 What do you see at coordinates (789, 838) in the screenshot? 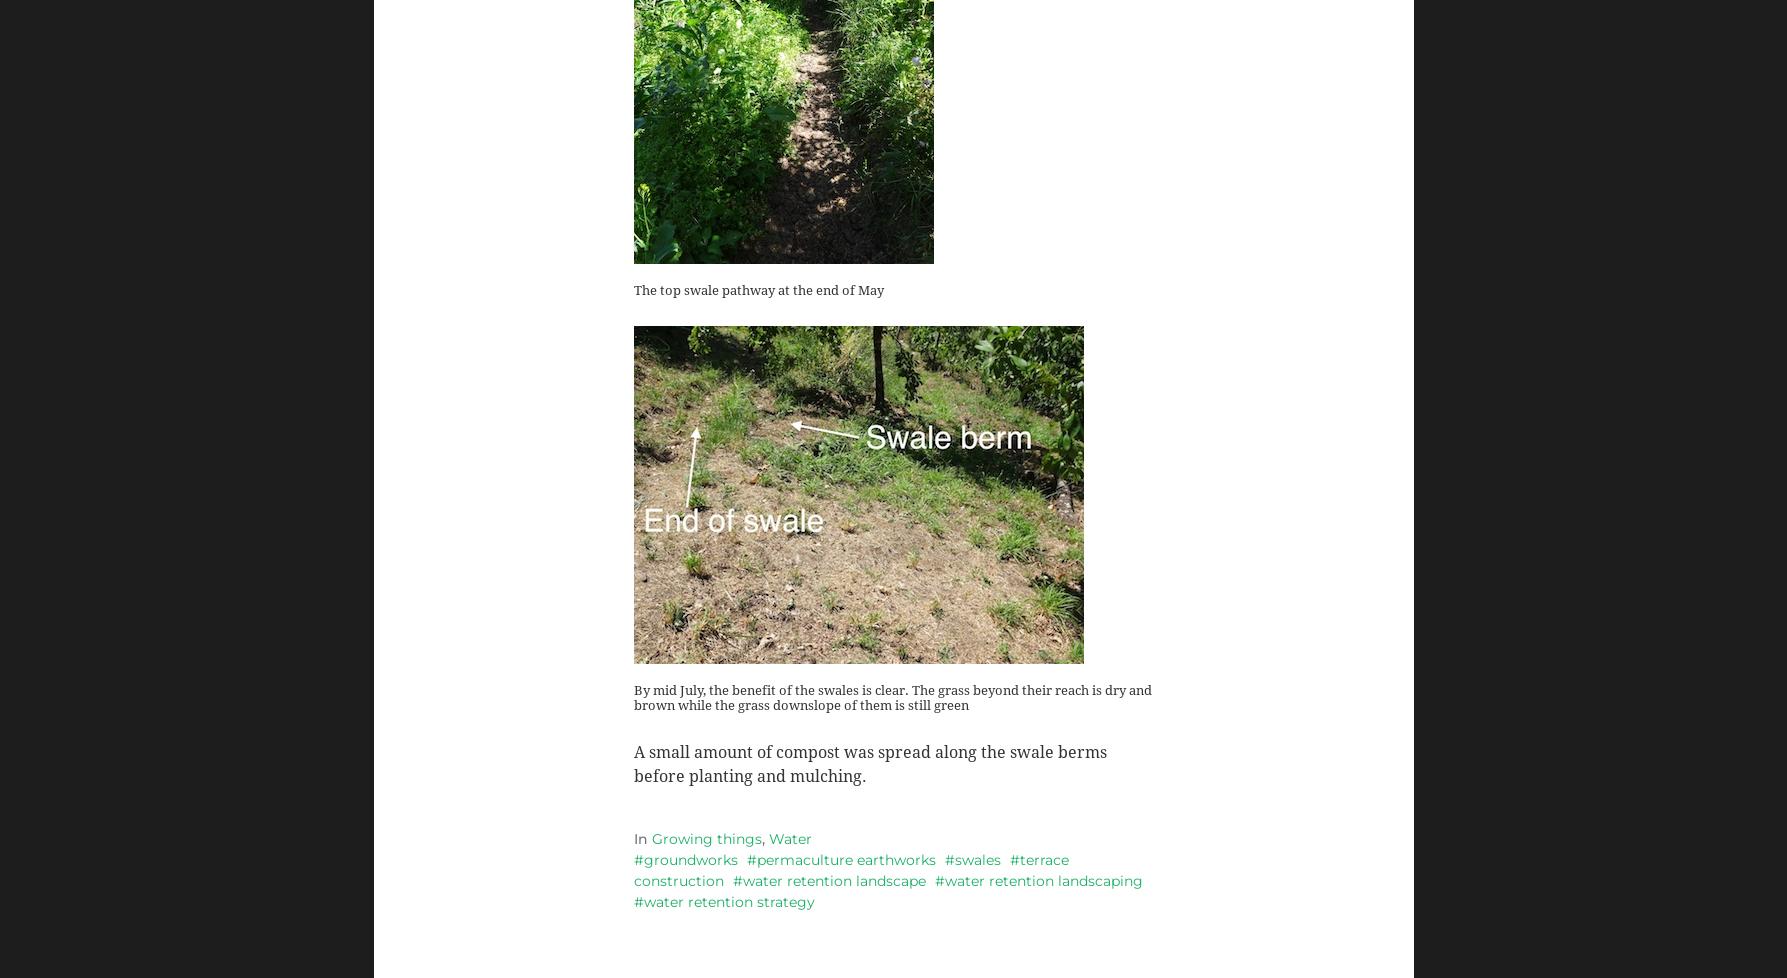
I see `'Water'` at bounding box center [789, 838].